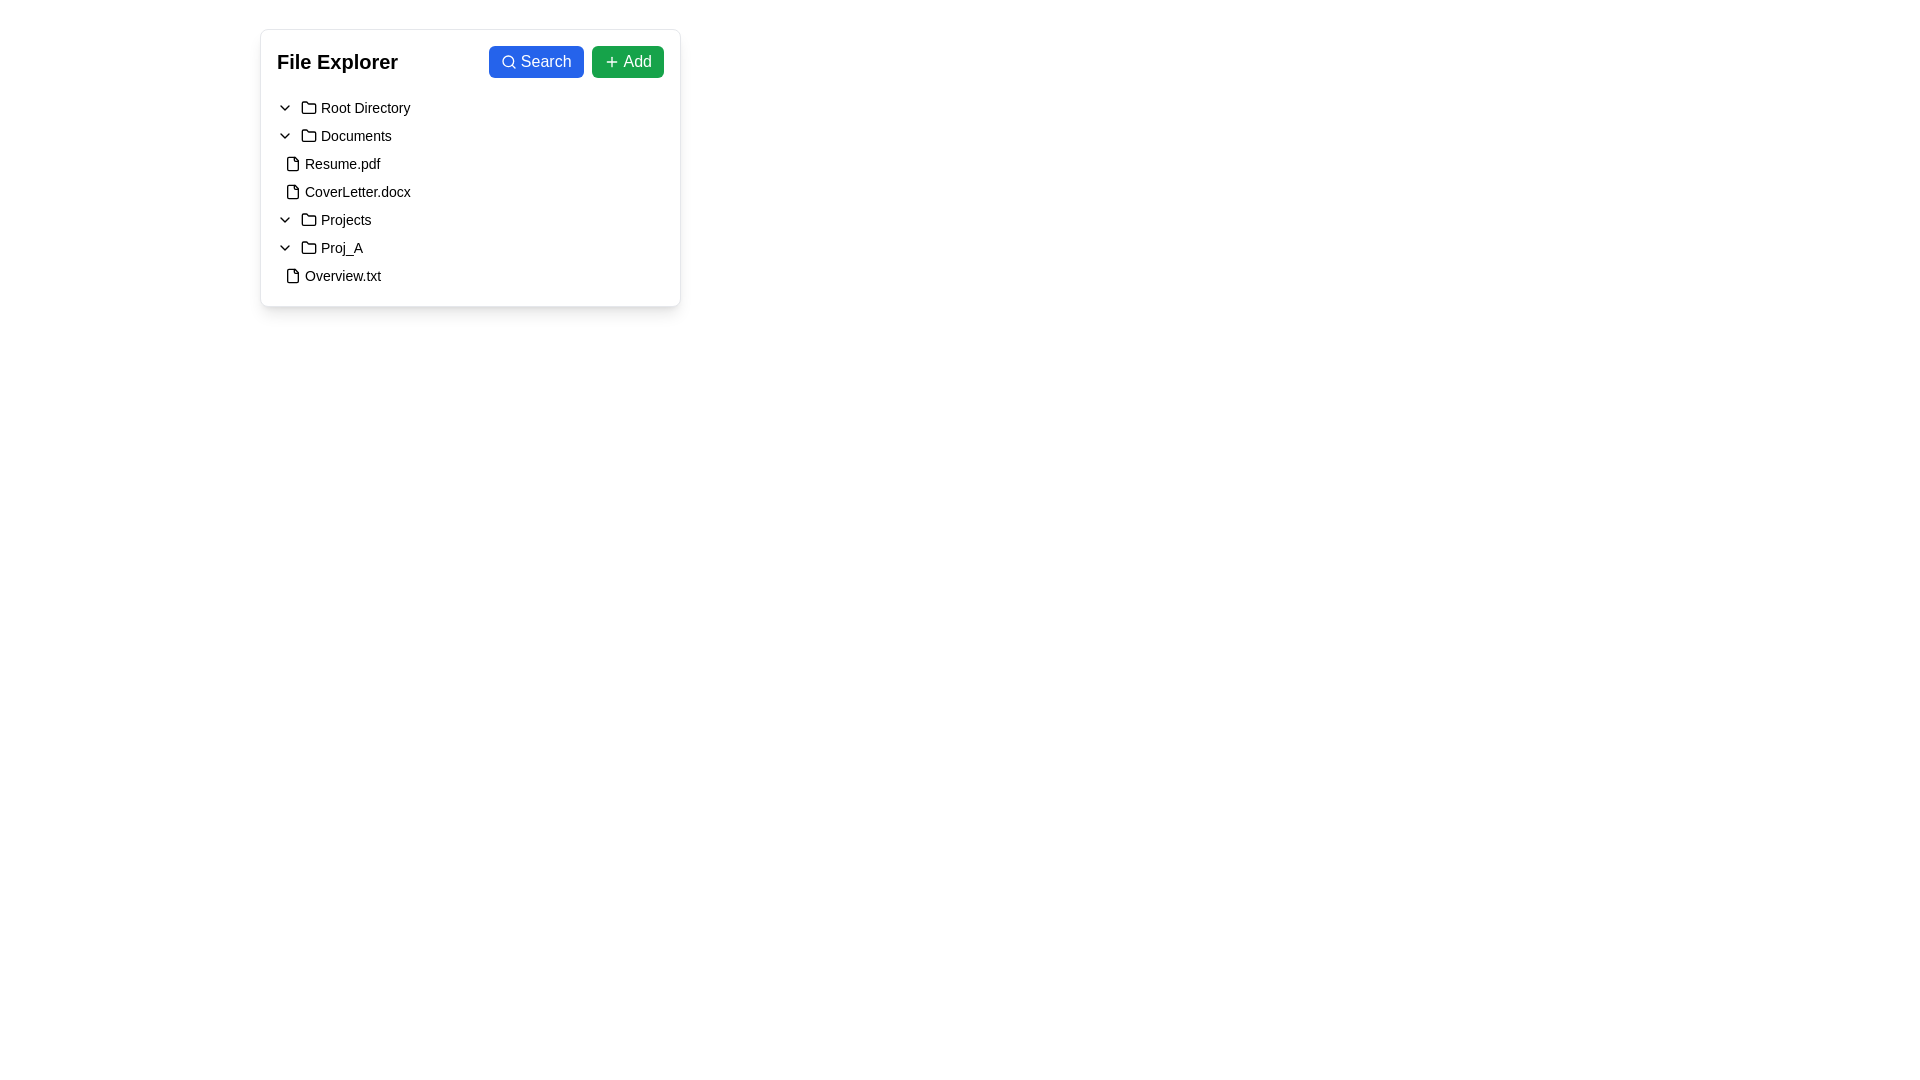  What do you see at coordinates (283, 219) in the screenshot?
I see `the Chevron Down icon located to the left of the 'Projects' label in the file explorer interface` at bounding box center [283, 219].